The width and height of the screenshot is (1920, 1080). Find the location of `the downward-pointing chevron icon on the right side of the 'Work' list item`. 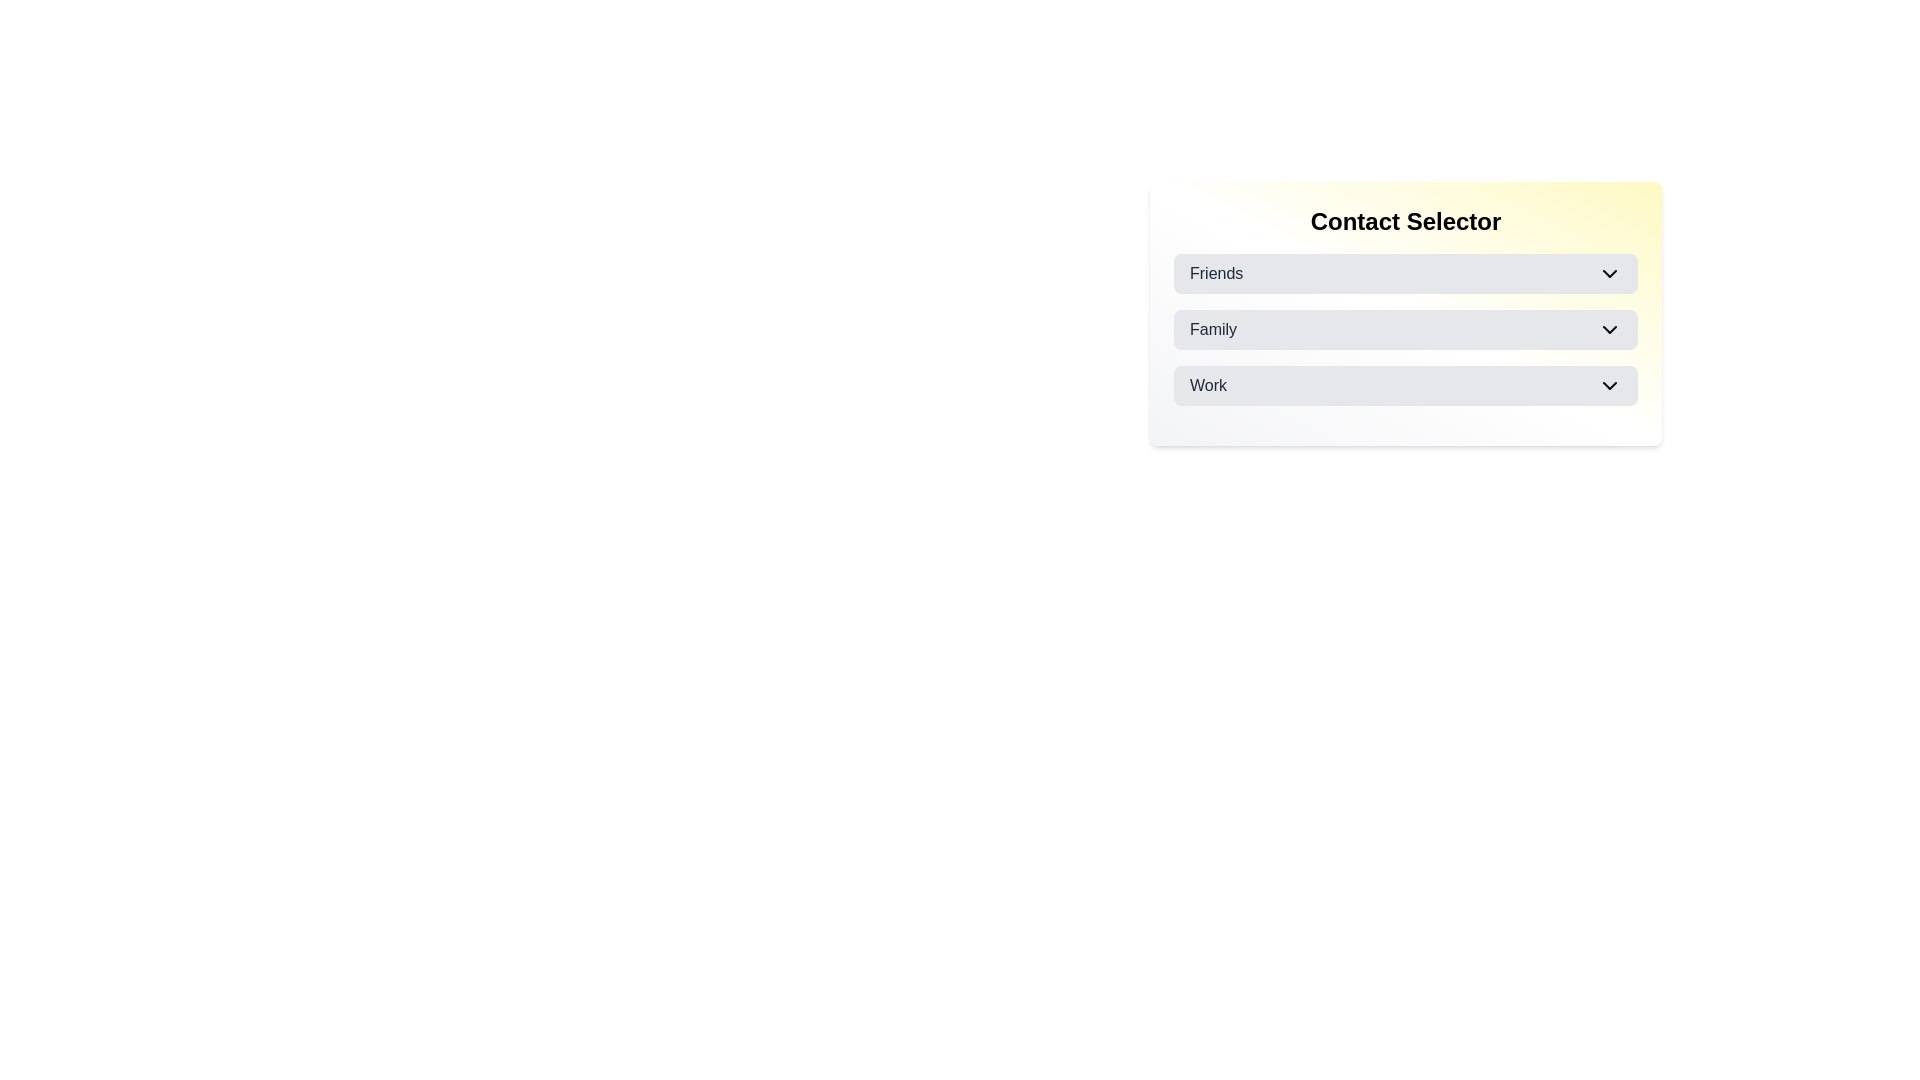

the downward-pointing chevron icon on the right side of the 'Work' list item is located at coordinates (1609, 385).